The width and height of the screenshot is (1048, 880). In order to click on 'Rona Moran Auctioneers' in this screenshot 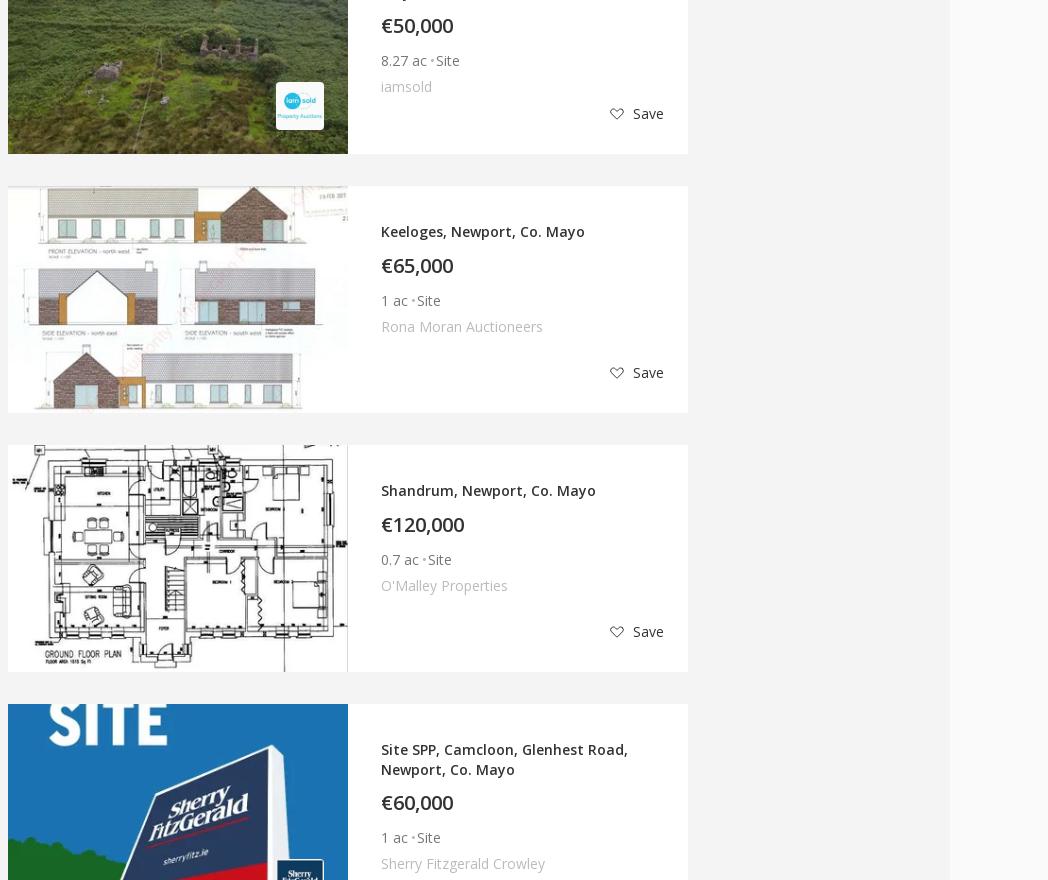, I will do `click(460, 324)`.